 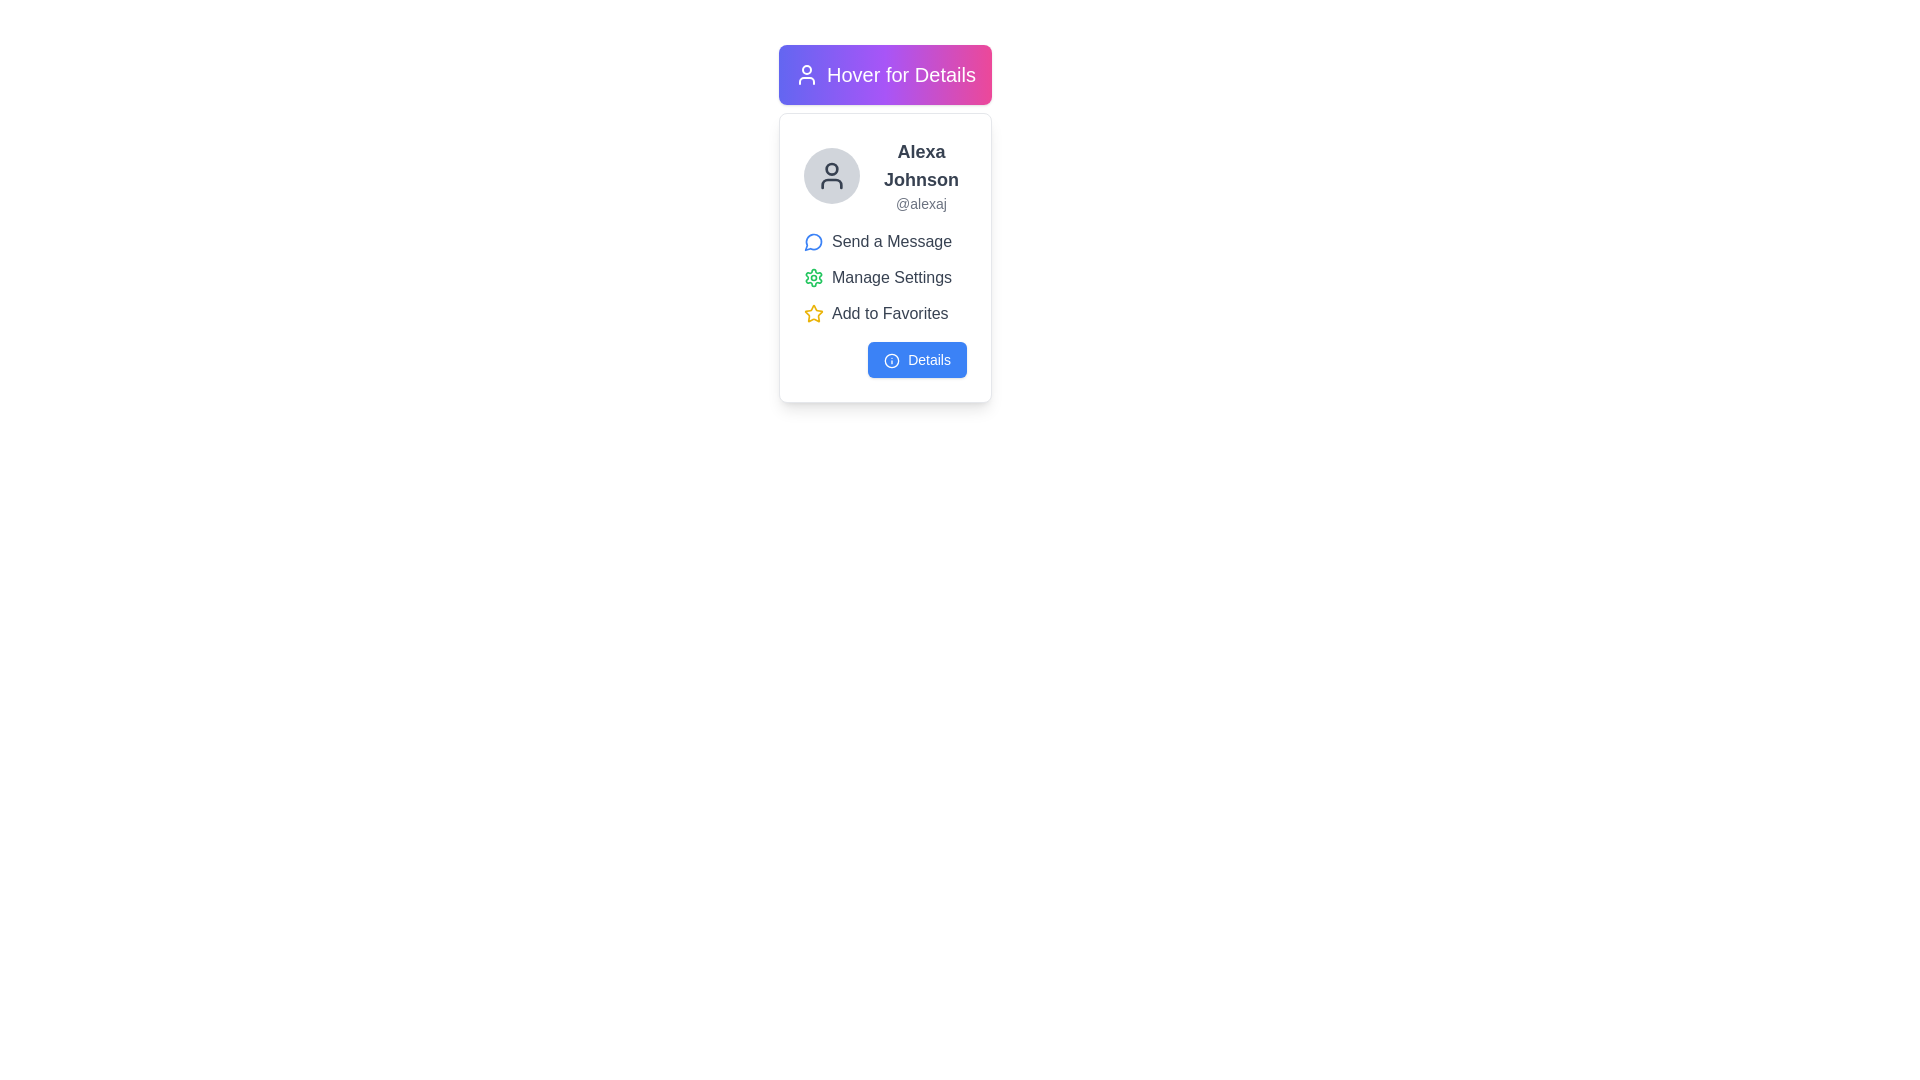 What do you see at coordinates (916, 358) in the screenshot?
I see `the user profile details button located at the bottom of the user's details card` at bounding box center [916, 358].